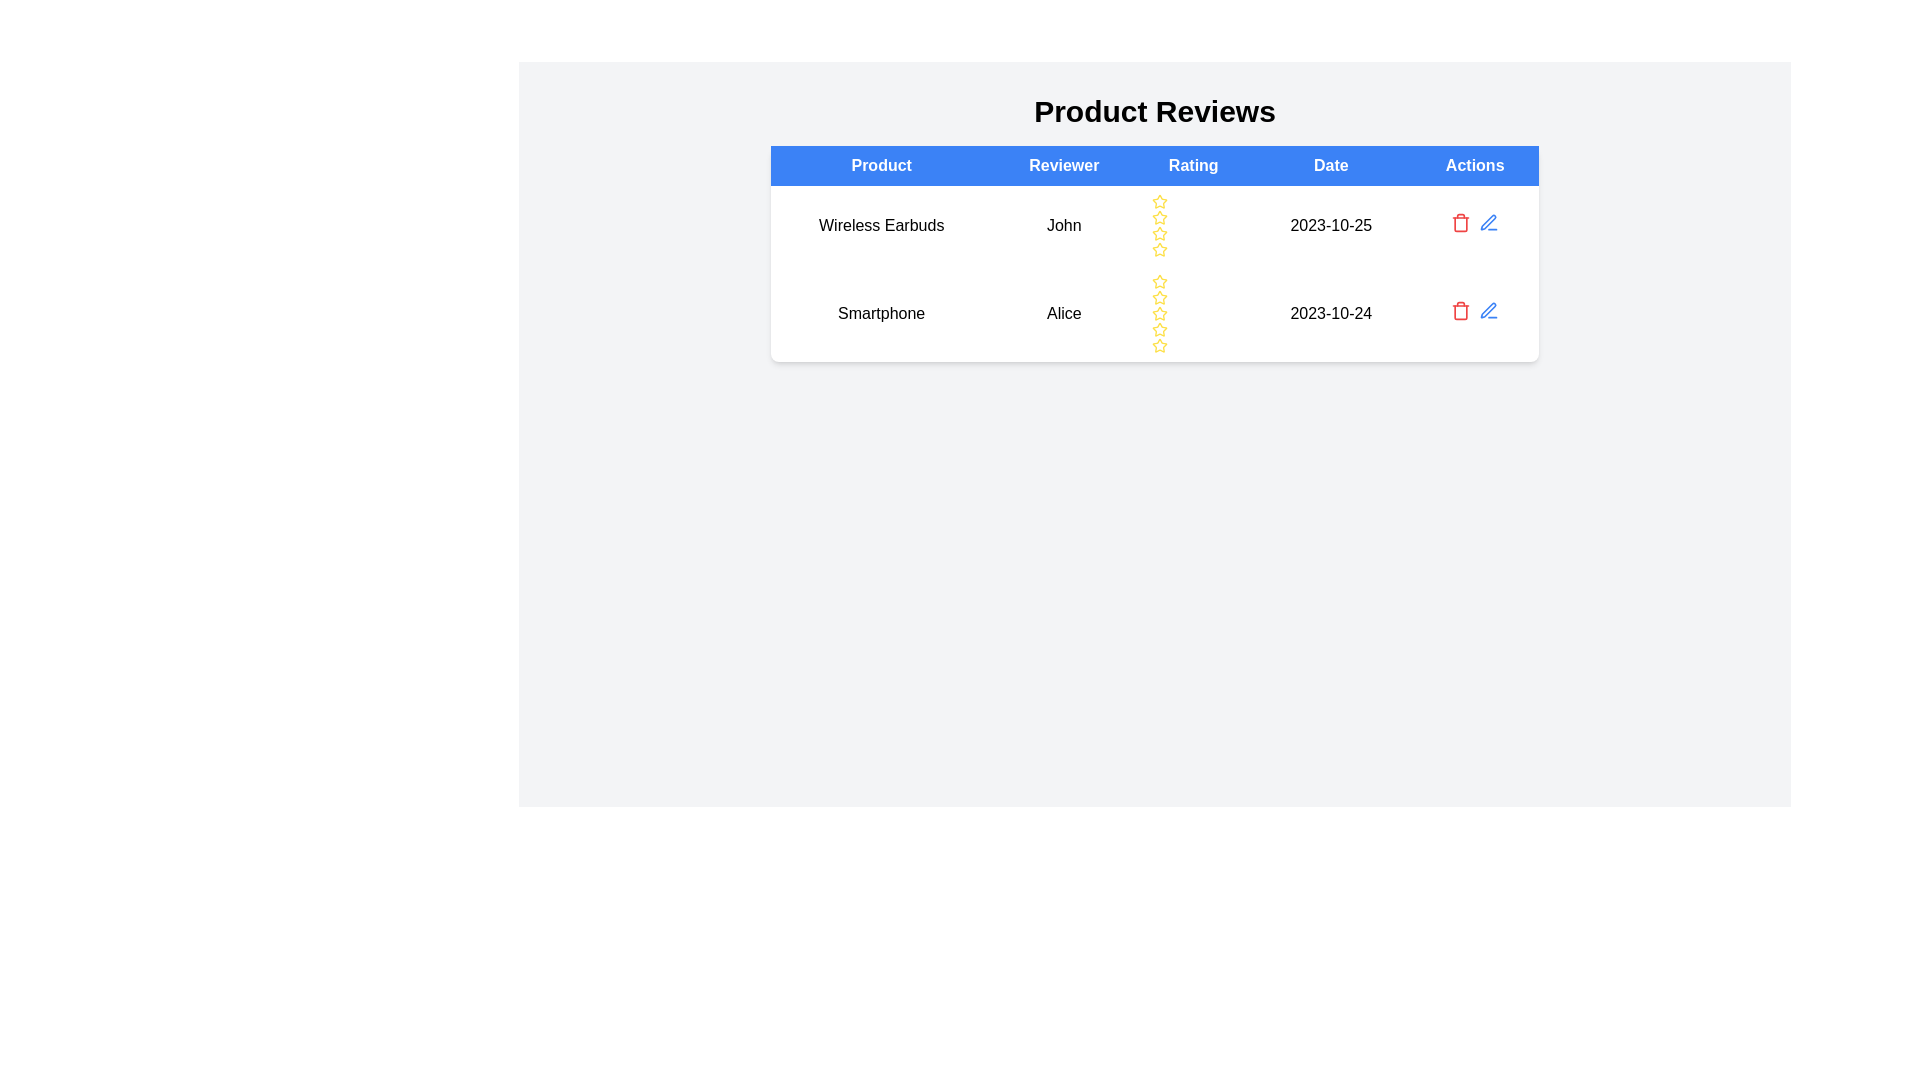  What do you see at coordinates (1063, 164) in the screenshot?
I see `the header cell in the table that indicates data for reviewers, located between the 'Product' header on the left and the 'Rating' header on the right` at bounding box center [1063, 164].